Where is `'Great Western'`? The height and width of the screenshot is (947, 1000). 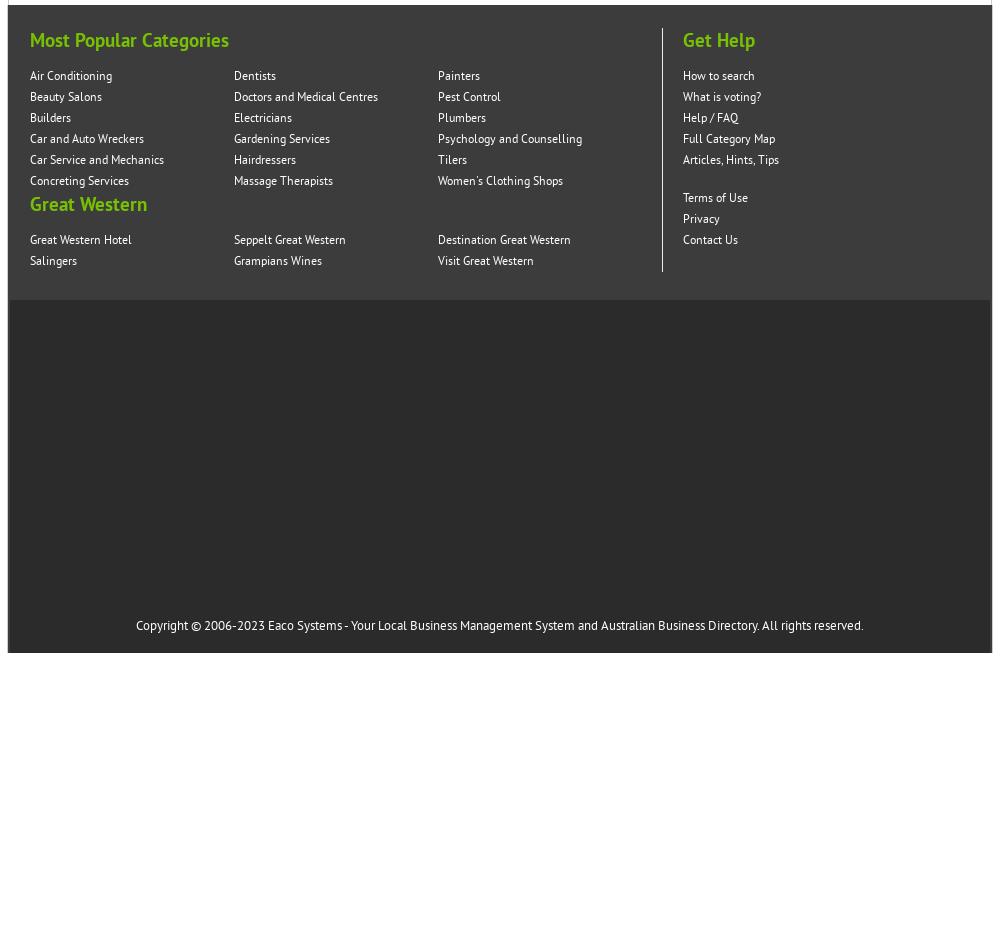 'Great Western' is located at coordinates (87, 205).